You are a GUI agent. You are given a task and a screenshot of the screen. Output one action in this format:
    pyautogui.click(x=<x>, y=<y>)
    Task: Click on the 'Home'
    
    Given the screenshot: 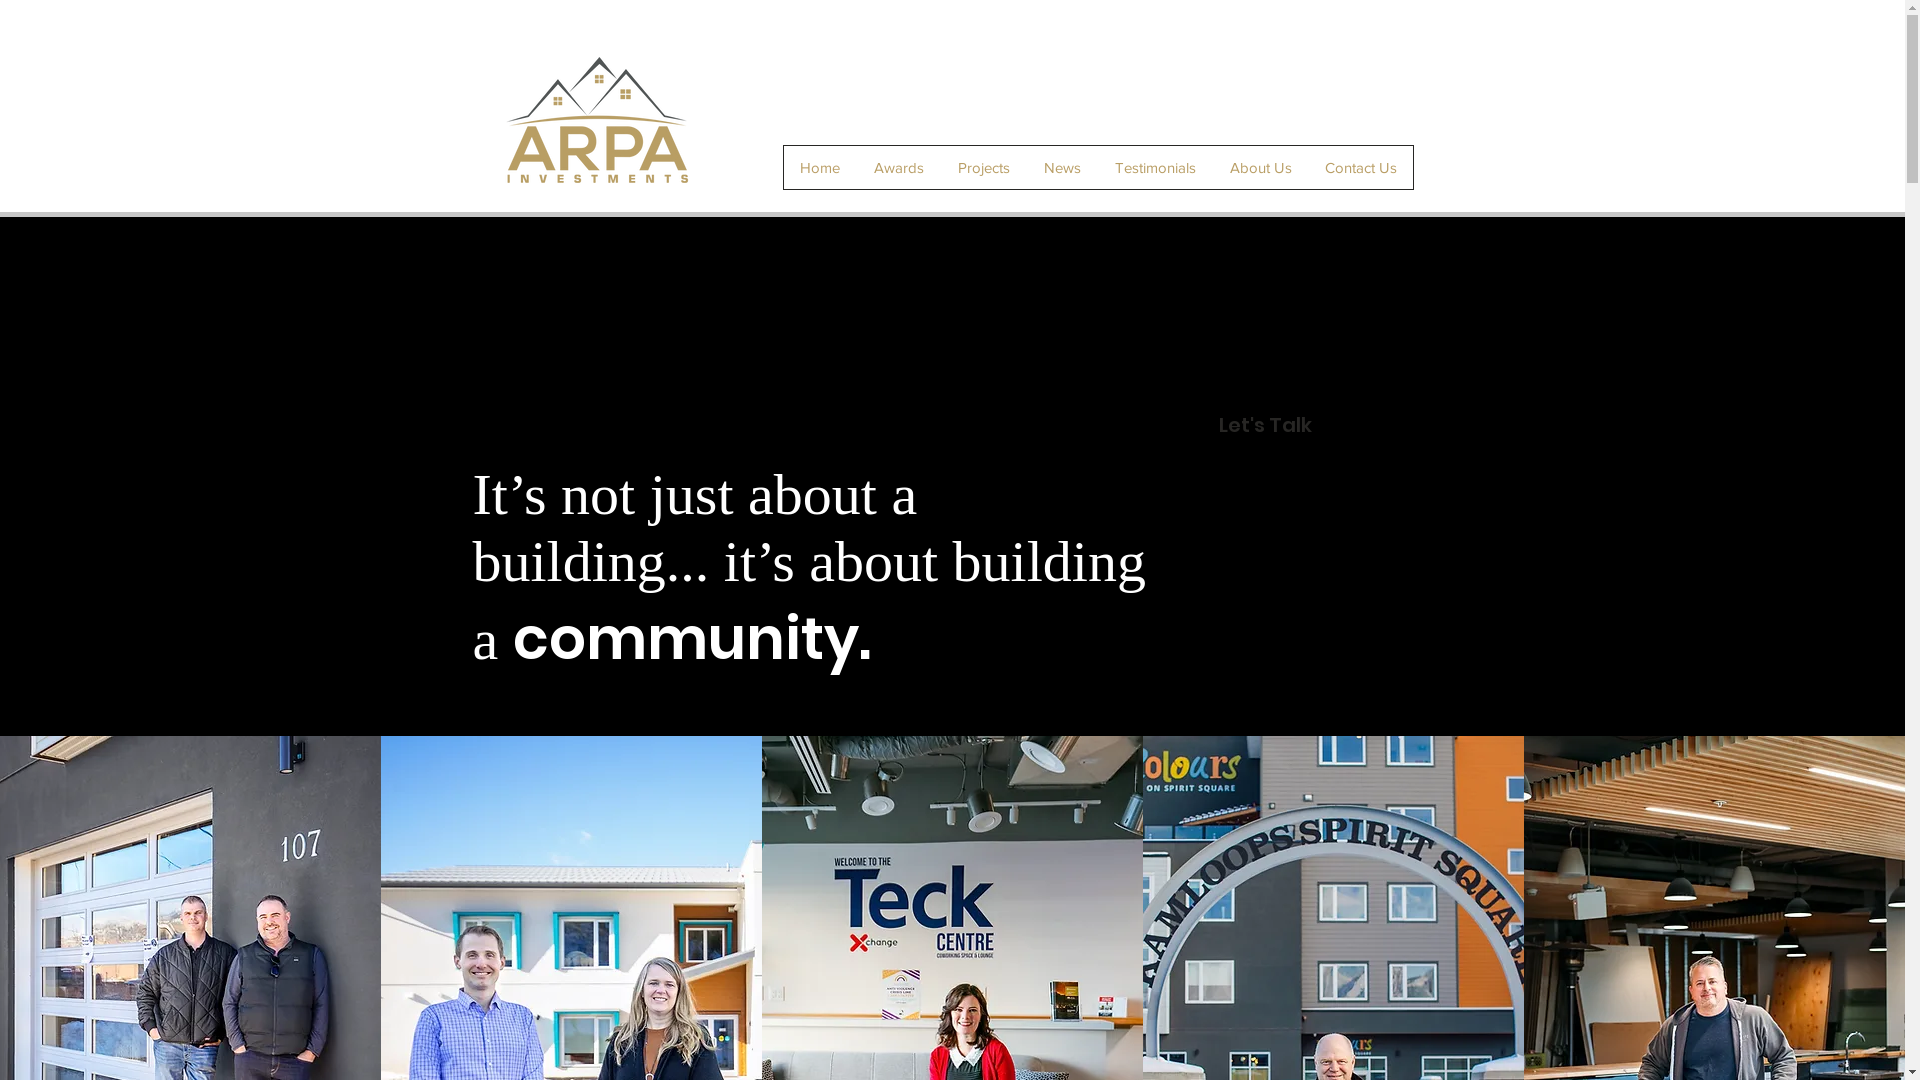 What is the action you would take?
    pyautogui.click(x=820, y=166)
    